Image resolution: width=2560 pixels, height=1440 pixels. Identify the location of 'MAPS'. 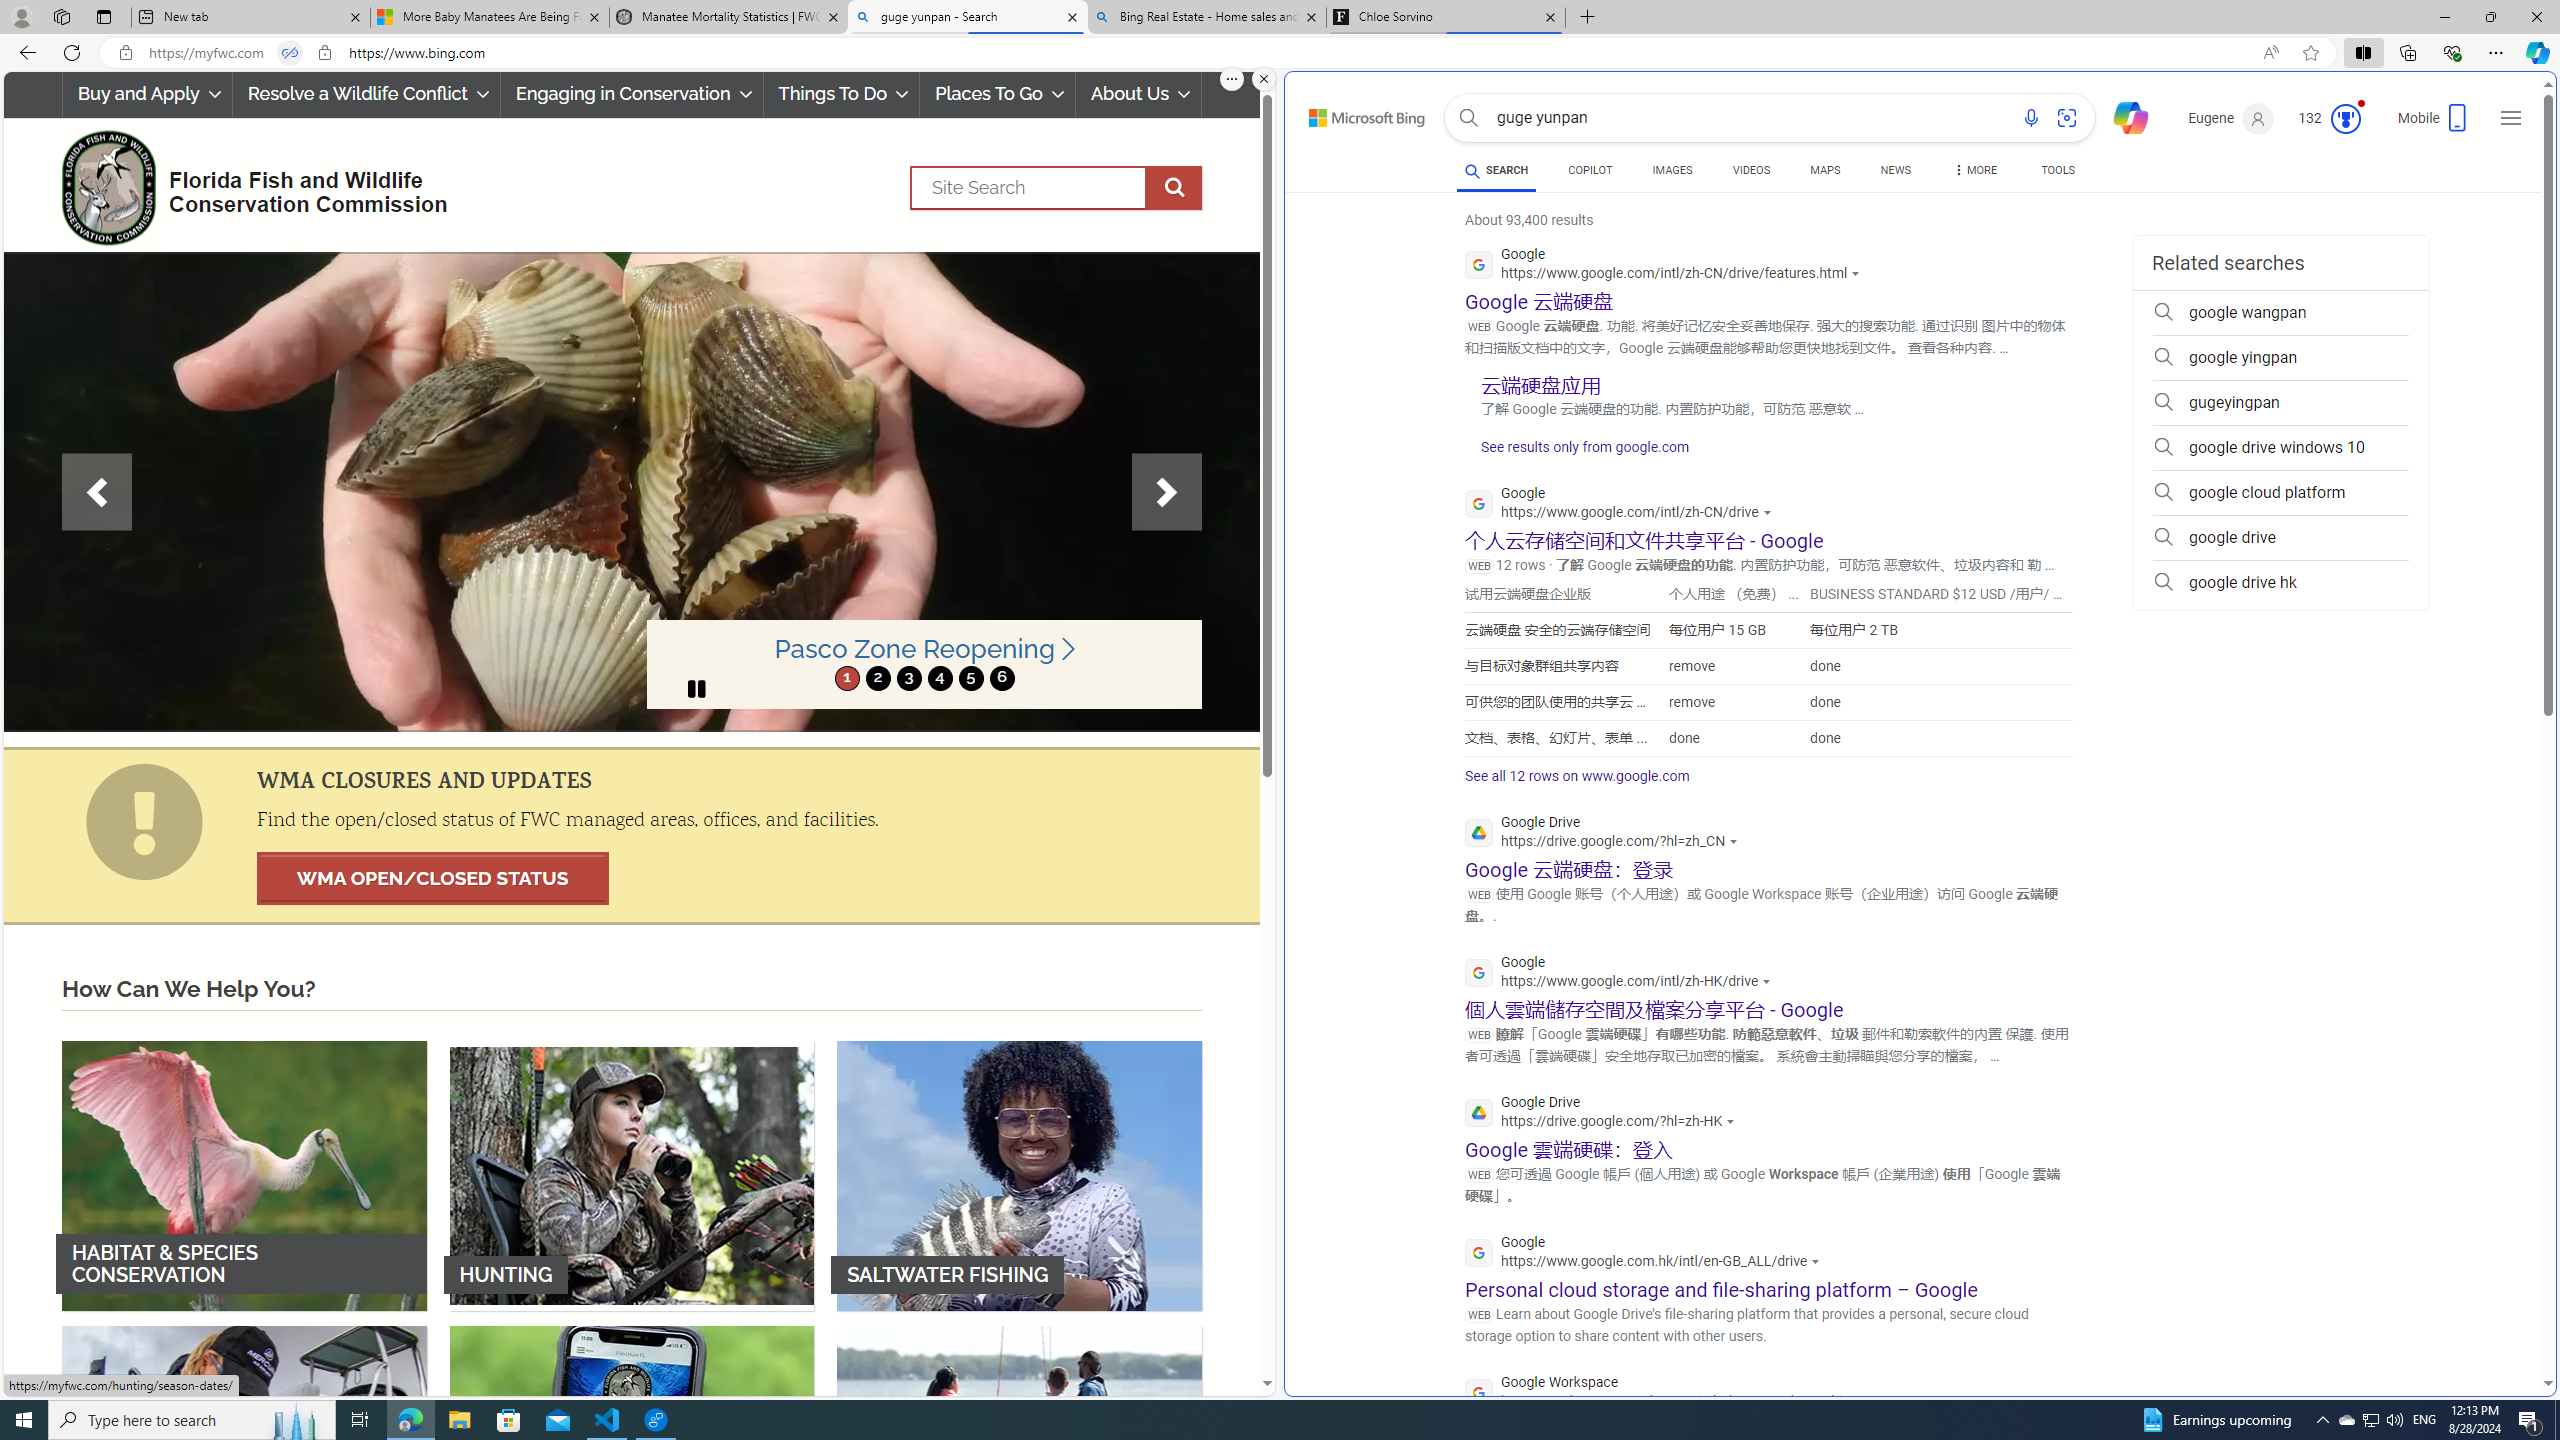
(1825, 169).